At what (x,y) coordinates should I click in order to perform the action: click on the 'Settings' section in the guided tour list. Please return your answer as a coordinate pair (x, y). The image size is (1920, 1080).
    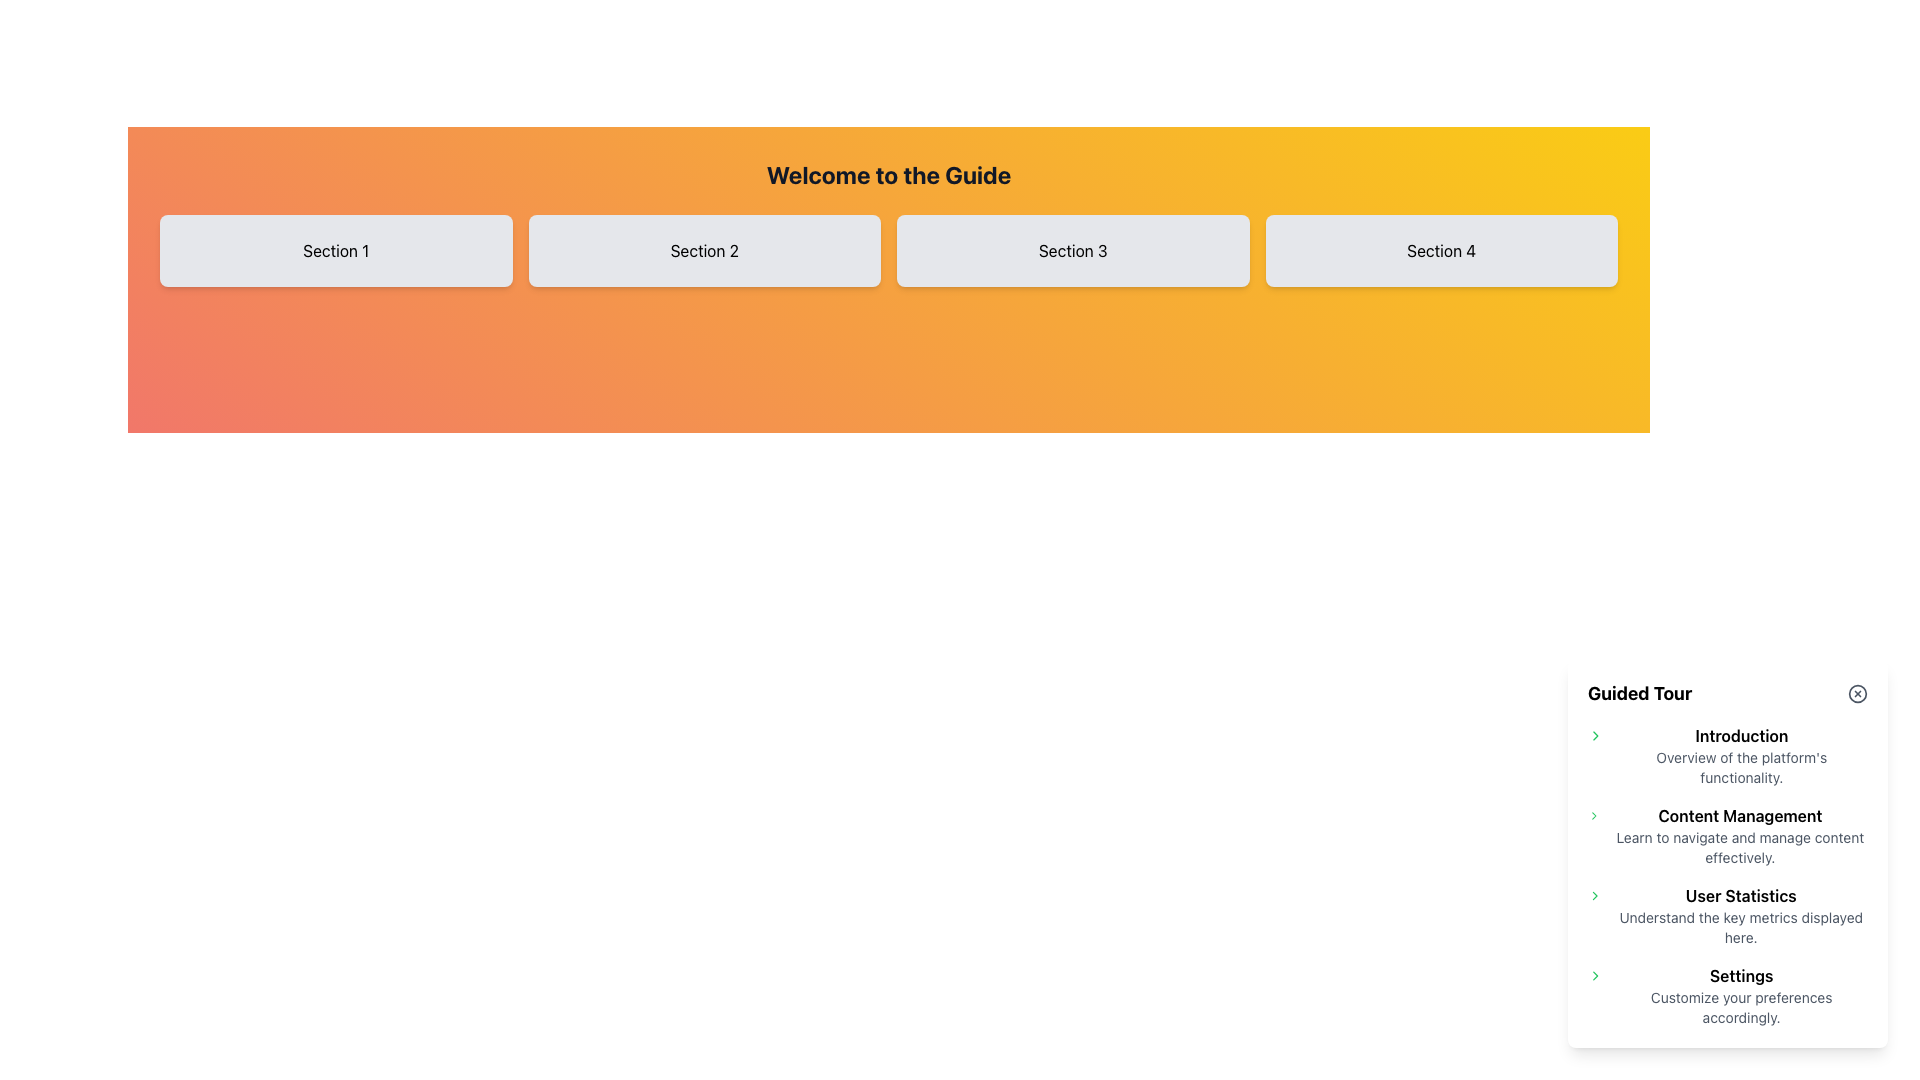
    Looking at the image, I should click on (1727, 995).